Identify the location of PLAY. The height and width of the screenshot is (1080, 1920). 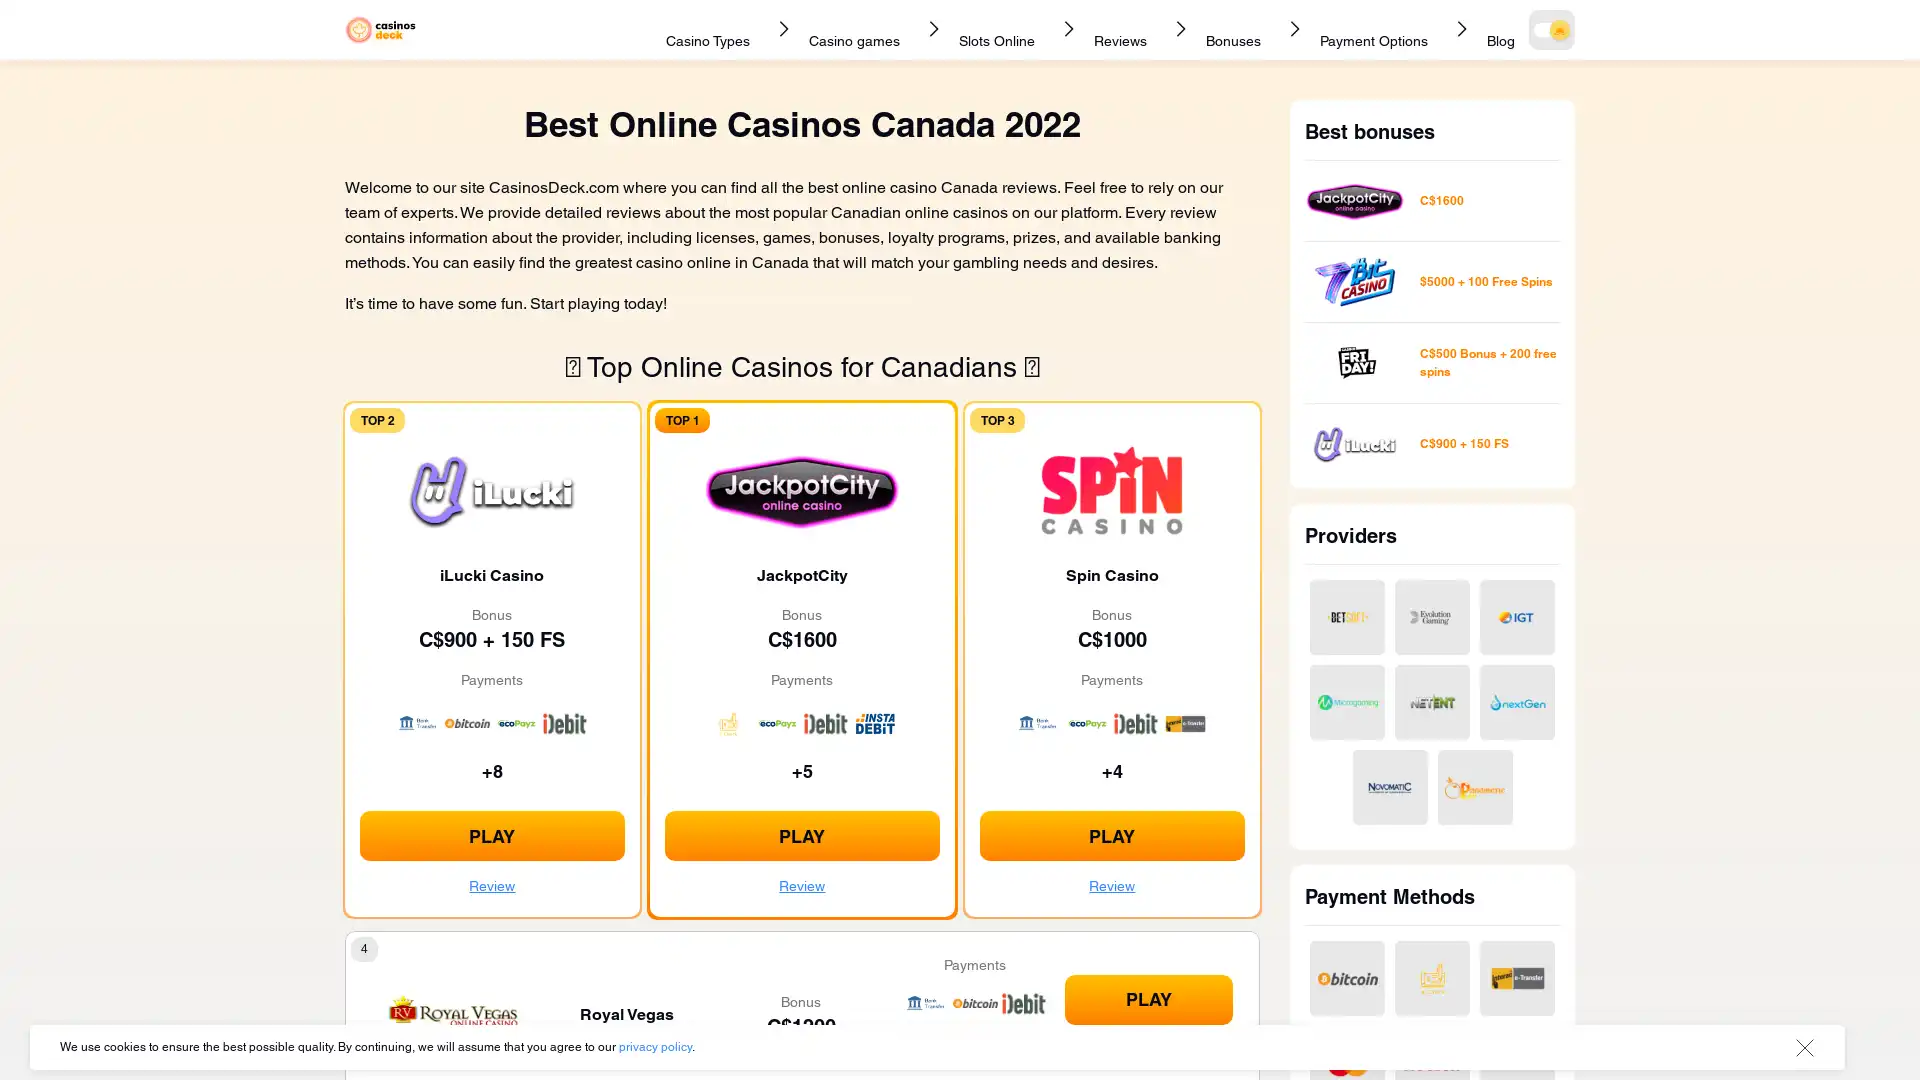
(801, 836).